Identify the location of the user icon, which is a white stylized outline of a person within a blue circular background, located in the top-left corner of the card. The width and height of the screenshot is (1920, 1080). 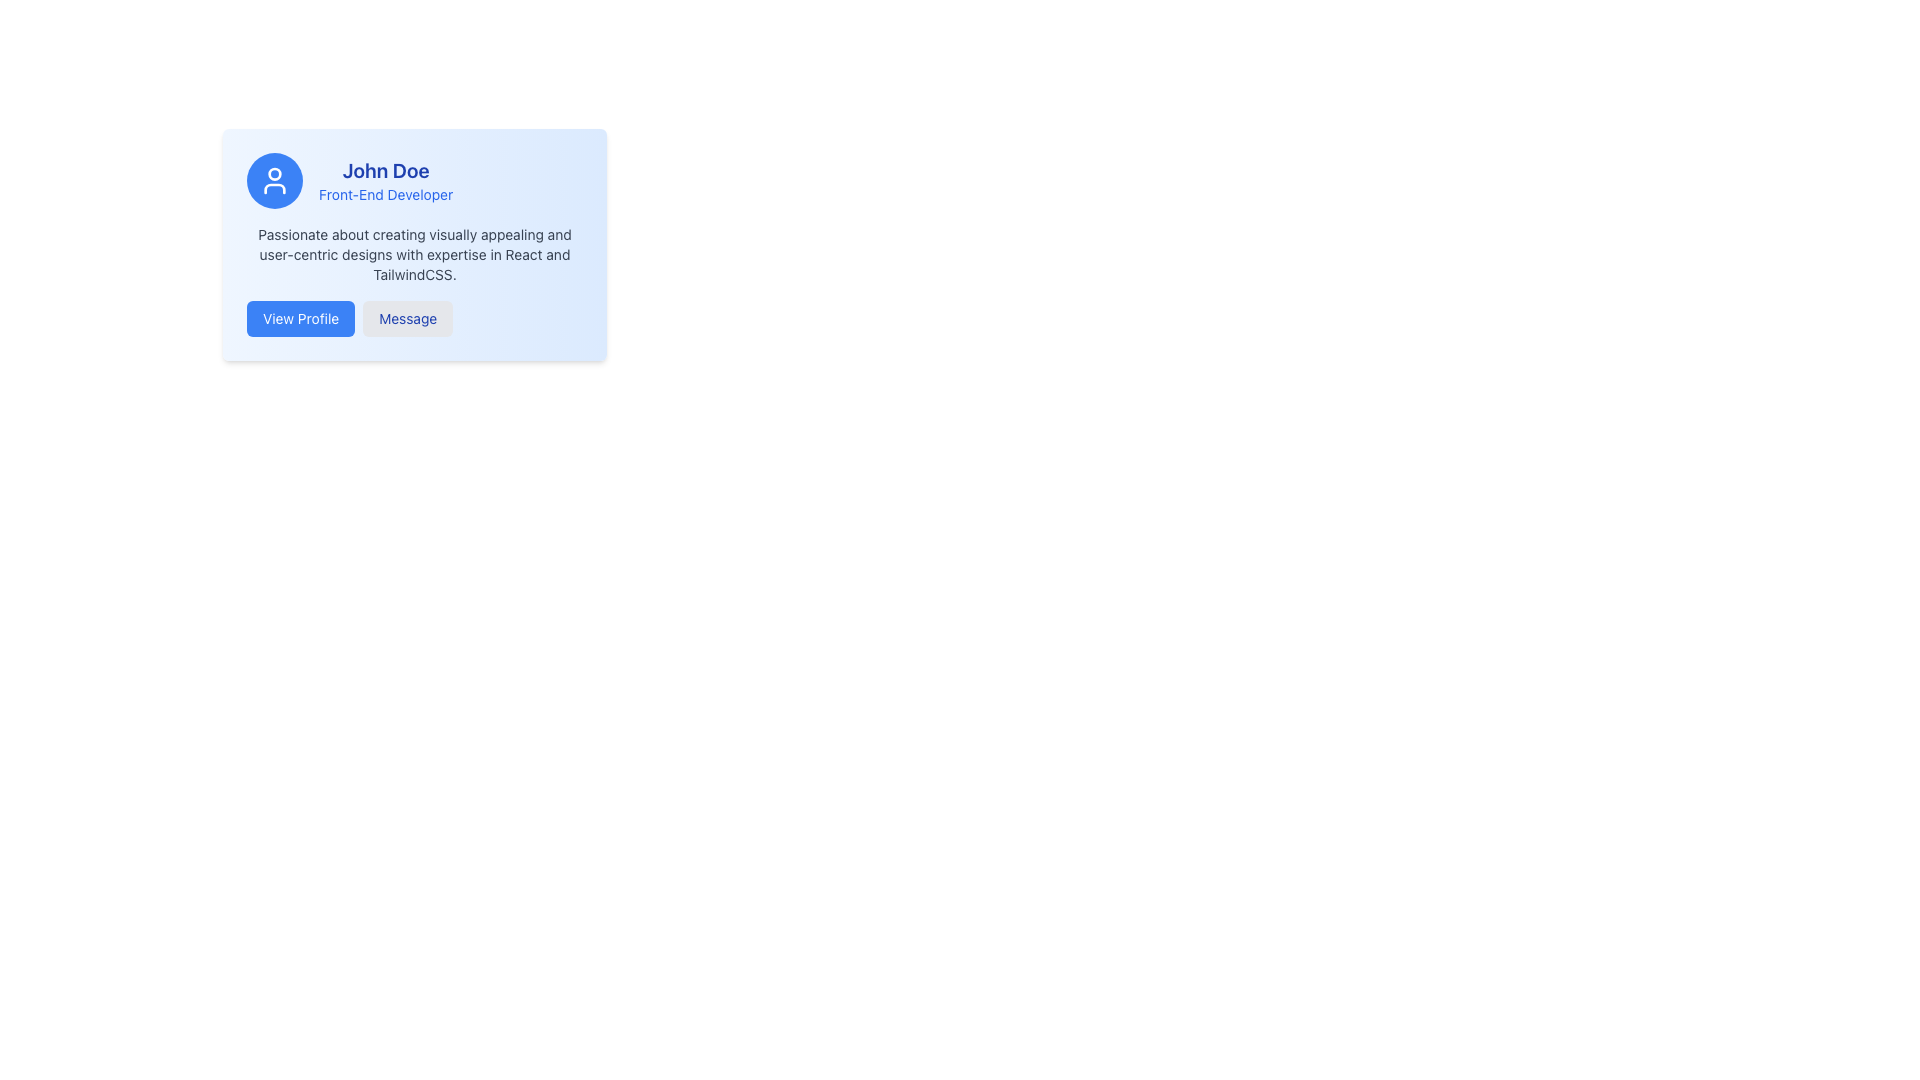
(273, 181).